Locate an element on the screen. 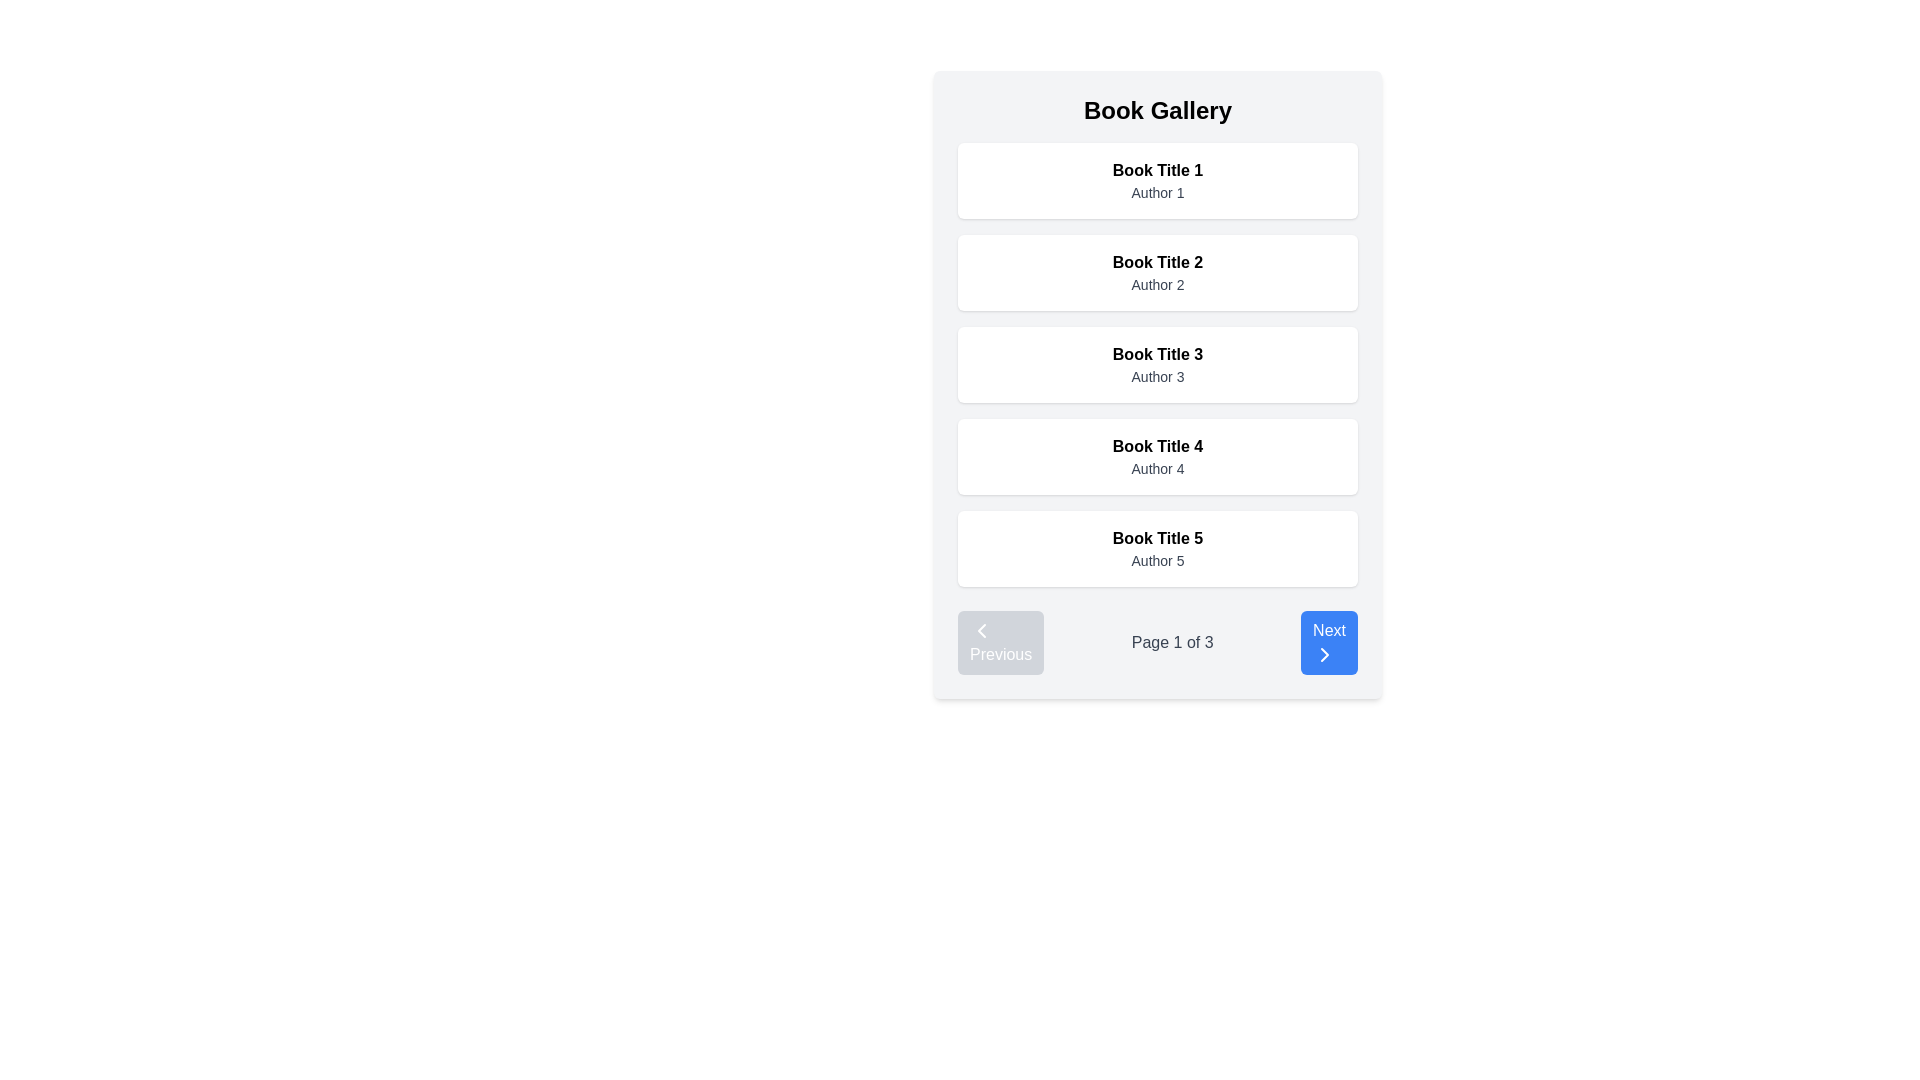 This screenshot has height=1080, width=1920. the text label displaying 'Author 3', which is located below 'Book Title 3' in the third card of a vertical list of five cards is located at coordinates (1157, 377).